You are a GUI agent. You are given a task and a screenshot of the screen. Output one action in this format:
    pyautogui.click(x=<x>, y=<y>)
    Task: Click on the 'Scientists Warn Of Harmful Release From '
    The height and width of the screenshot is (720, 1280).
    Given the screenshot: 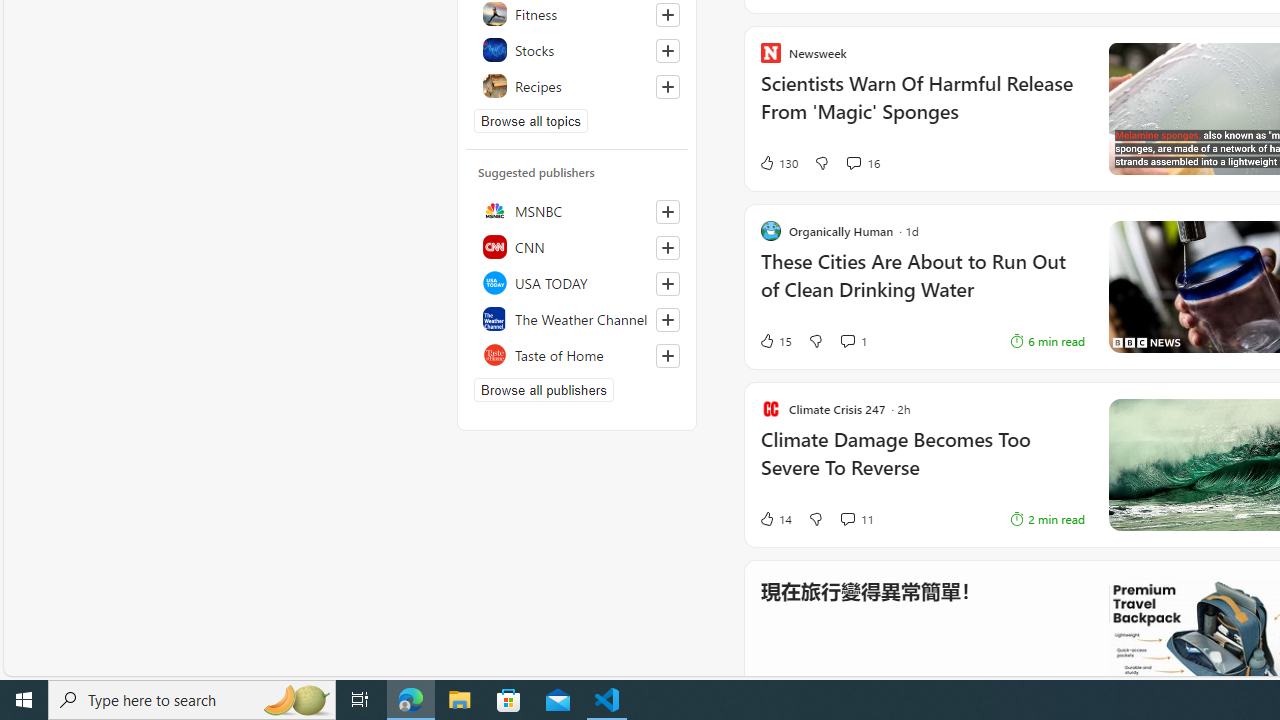 What is the action you would take?
    pyautogui.click(x=921, y=108)
    